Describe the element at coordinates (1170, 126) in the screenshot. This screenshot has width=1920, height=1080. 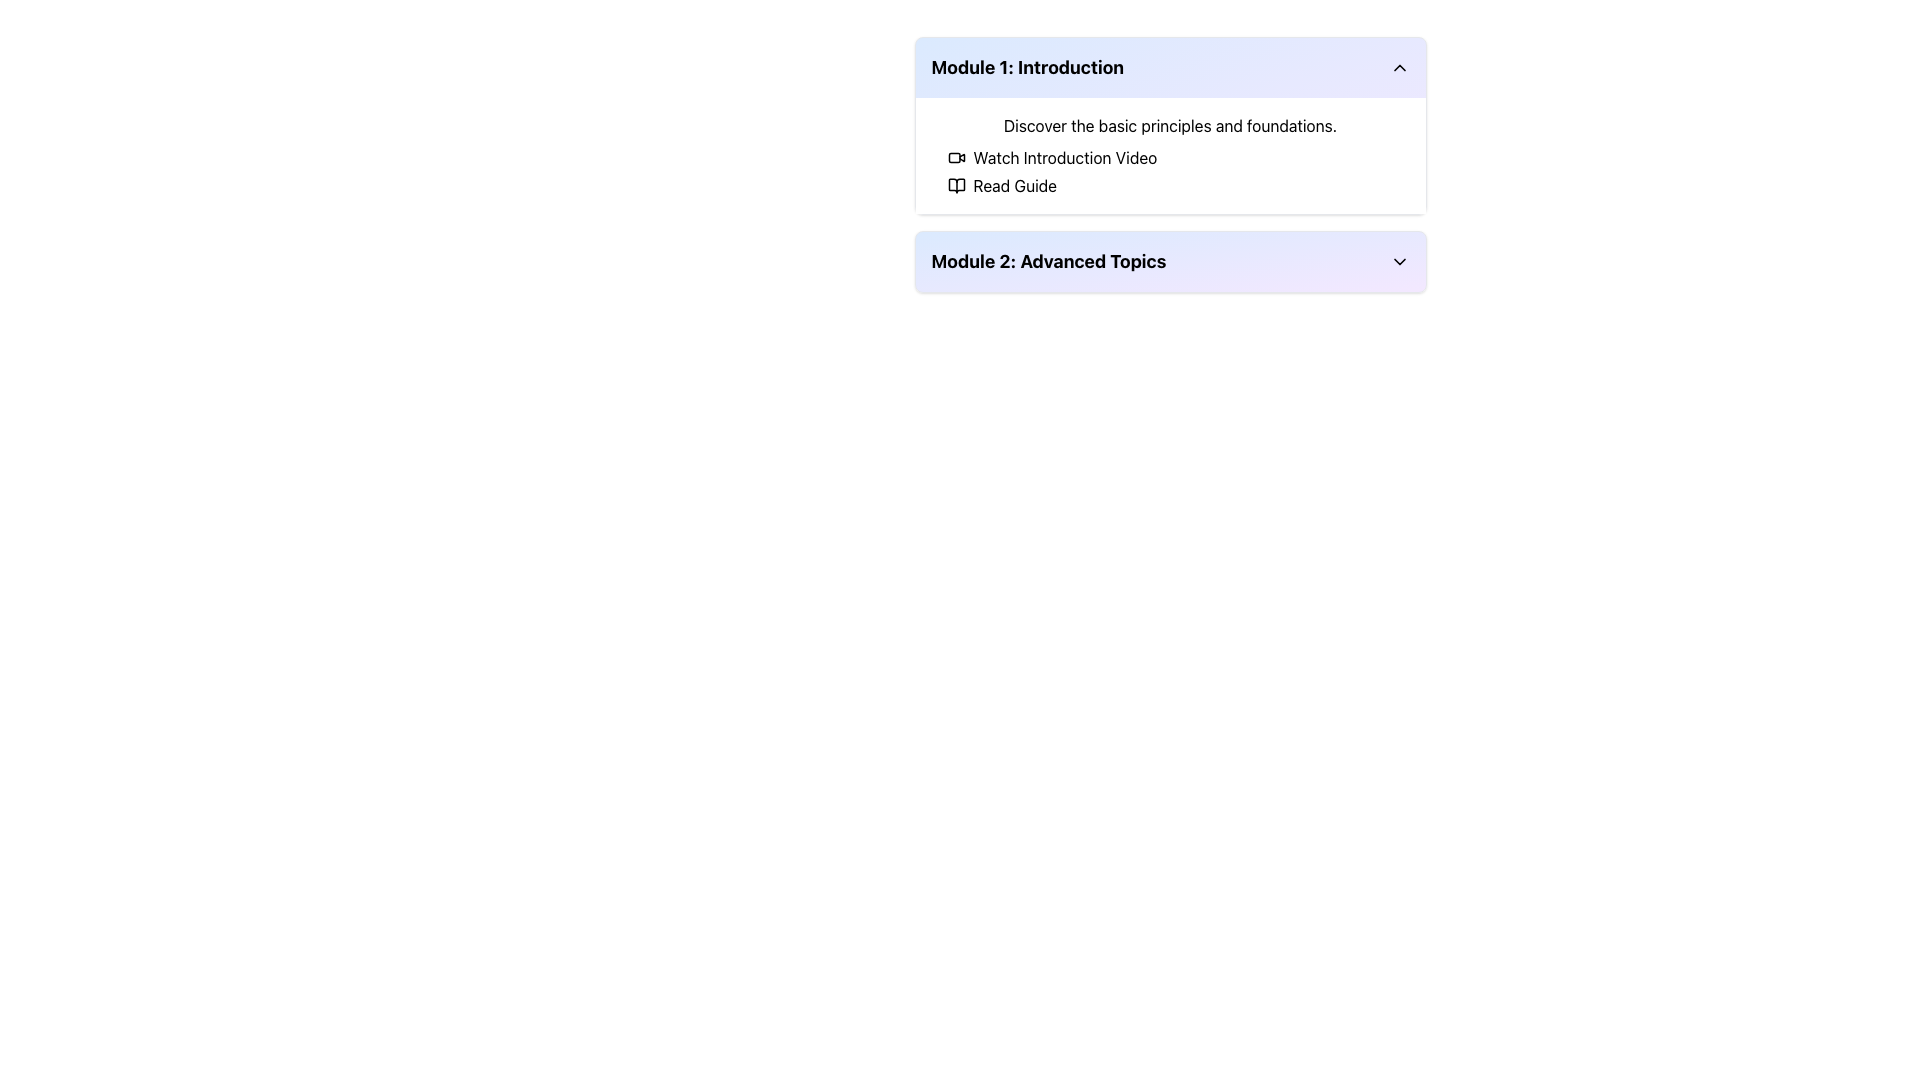
I see `the text label that reads 'Discover the basic principles and foundations' located in the 'Module 1: Introduction' section` at that location.